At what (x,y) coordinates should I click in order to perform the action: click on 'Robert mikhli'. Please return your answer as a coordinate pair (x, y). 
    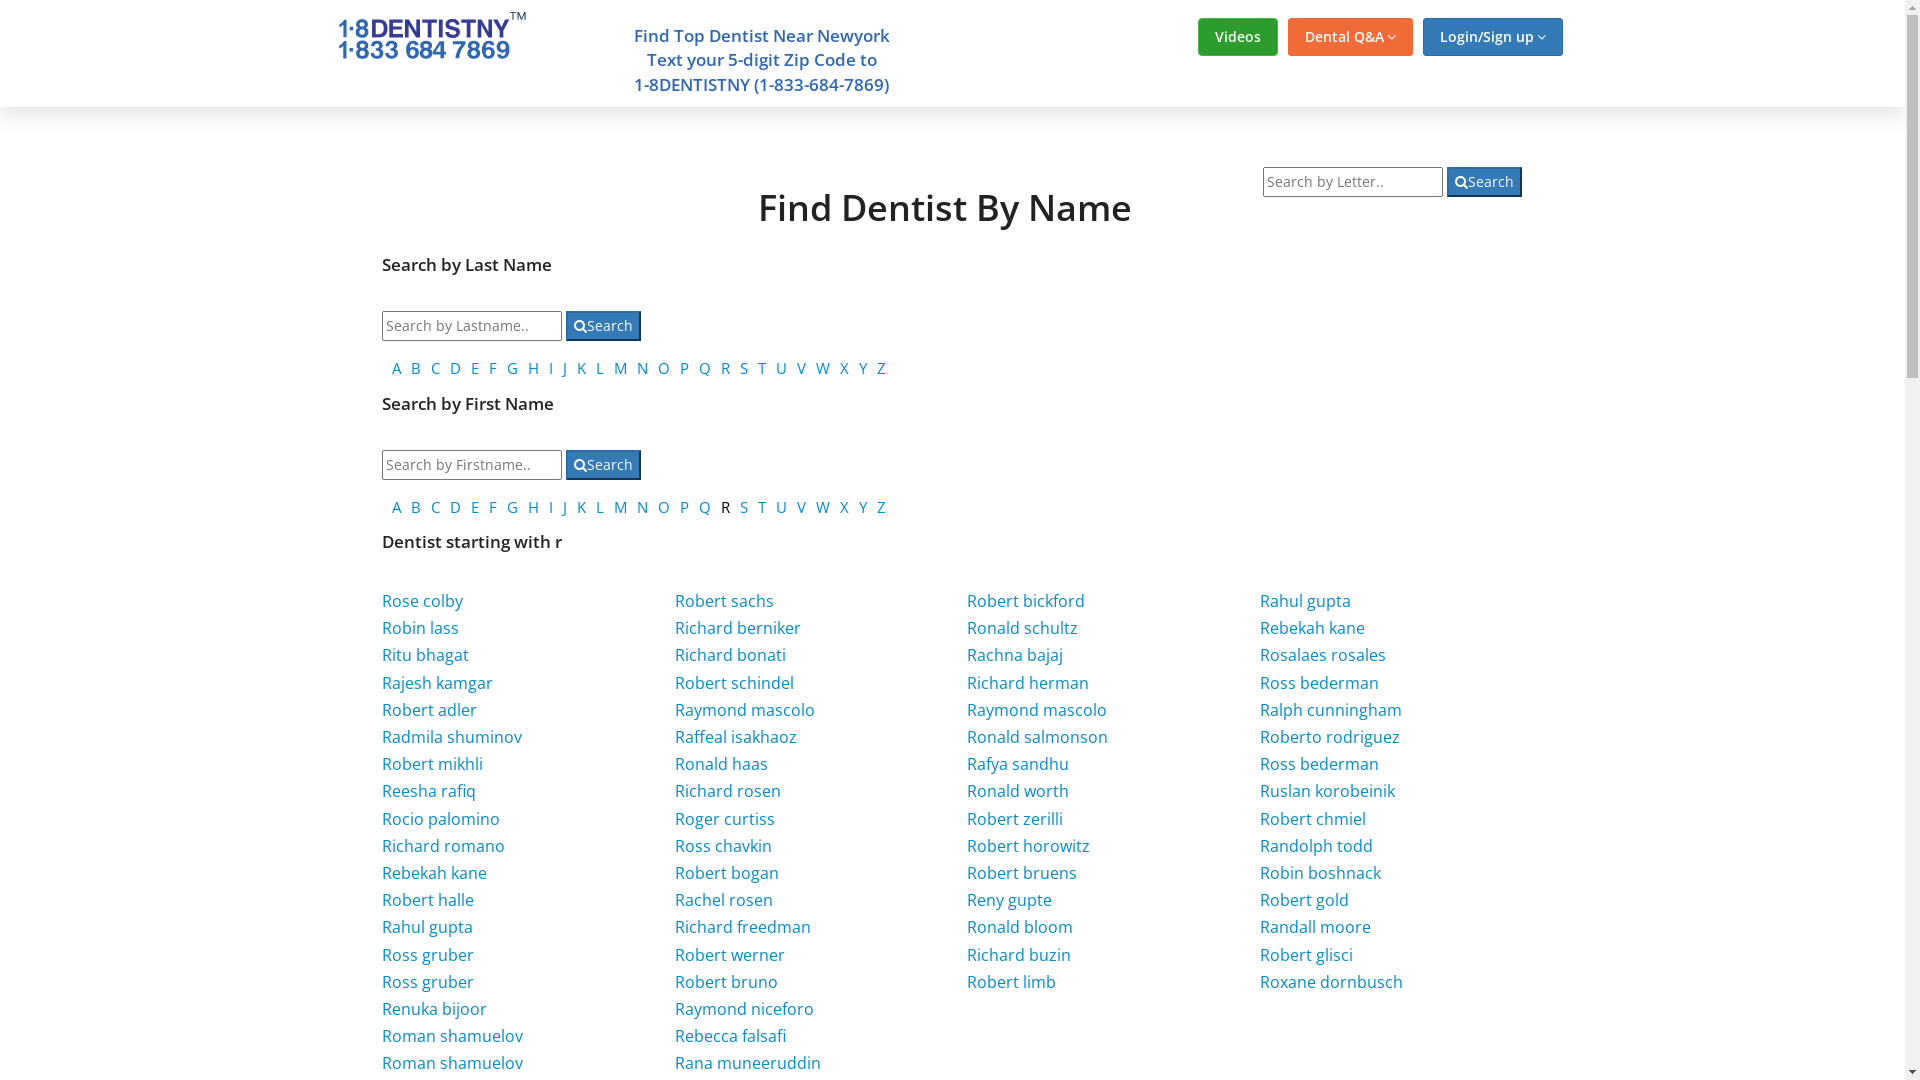
    Looking at the image, I should click on (431, 763).